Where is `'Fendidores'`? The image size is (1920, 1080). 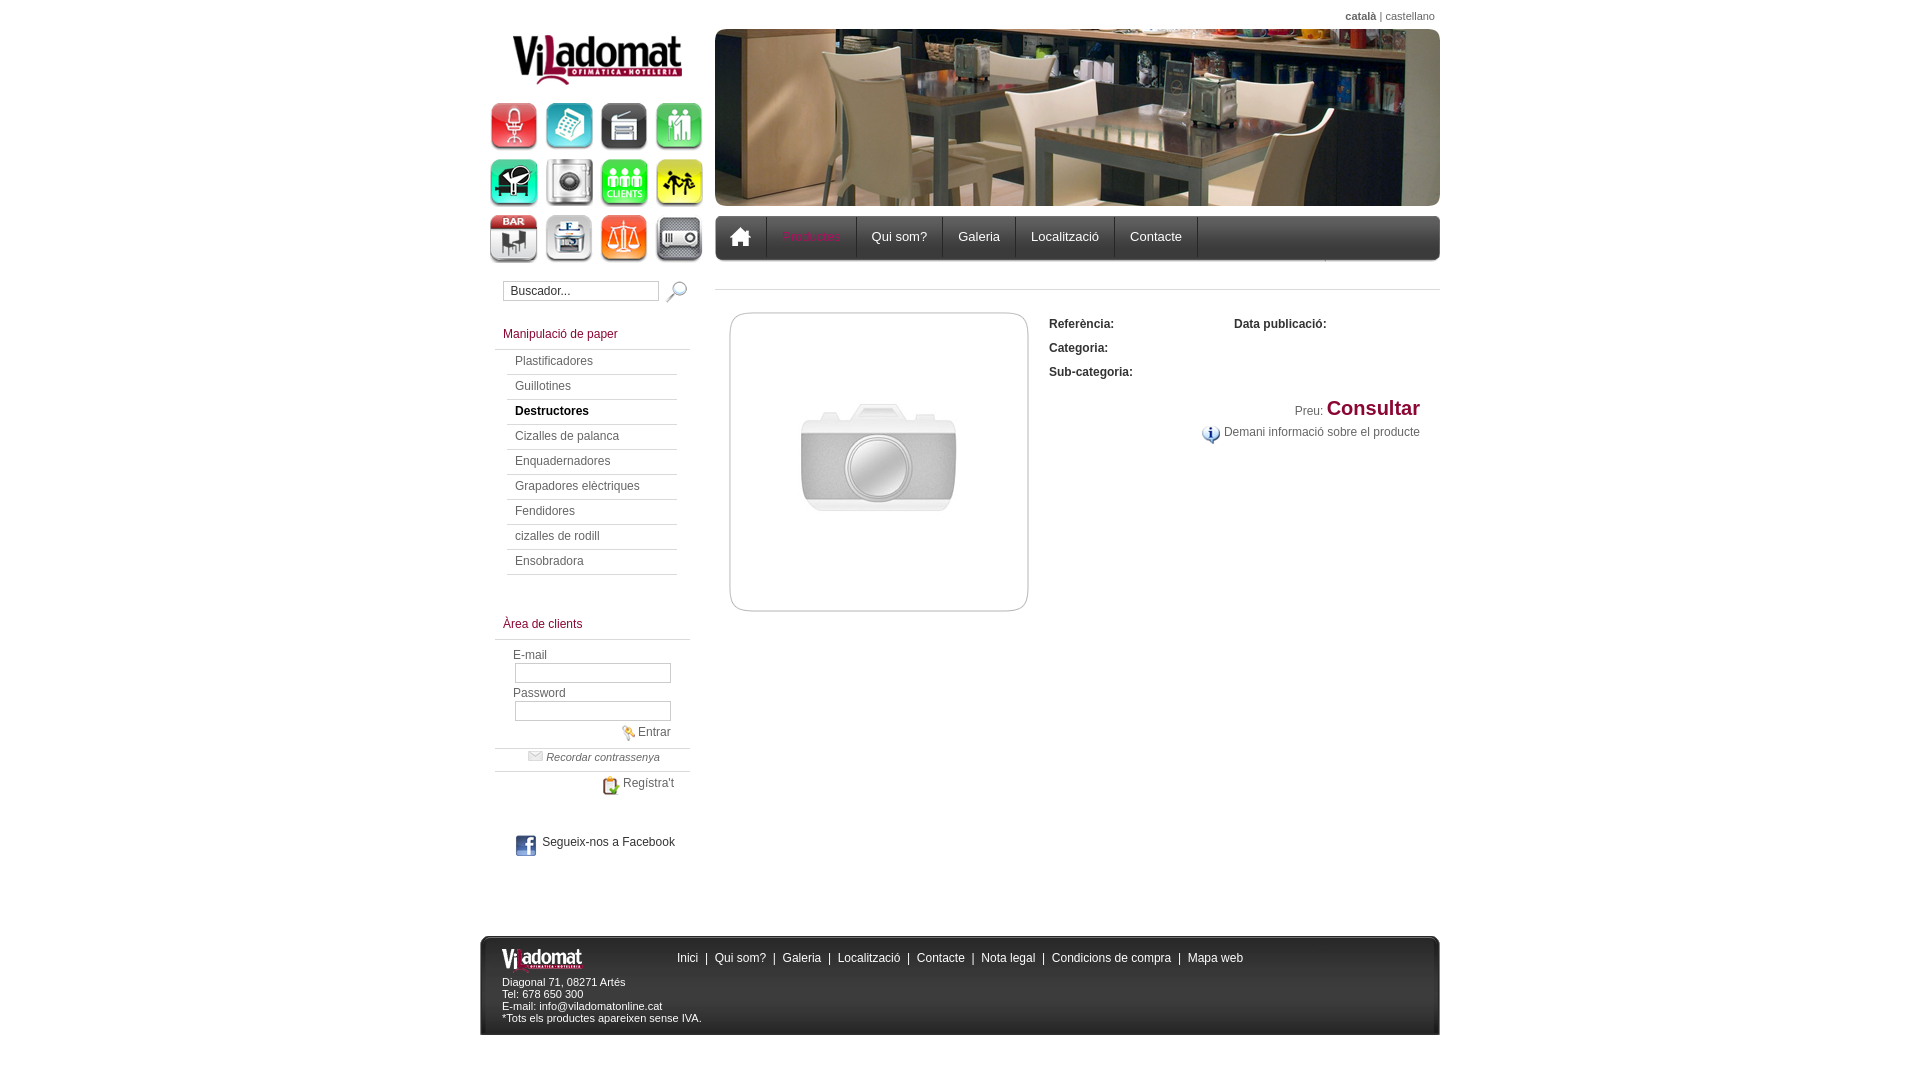
'Fendidores' is located at coordinates (545, 509).